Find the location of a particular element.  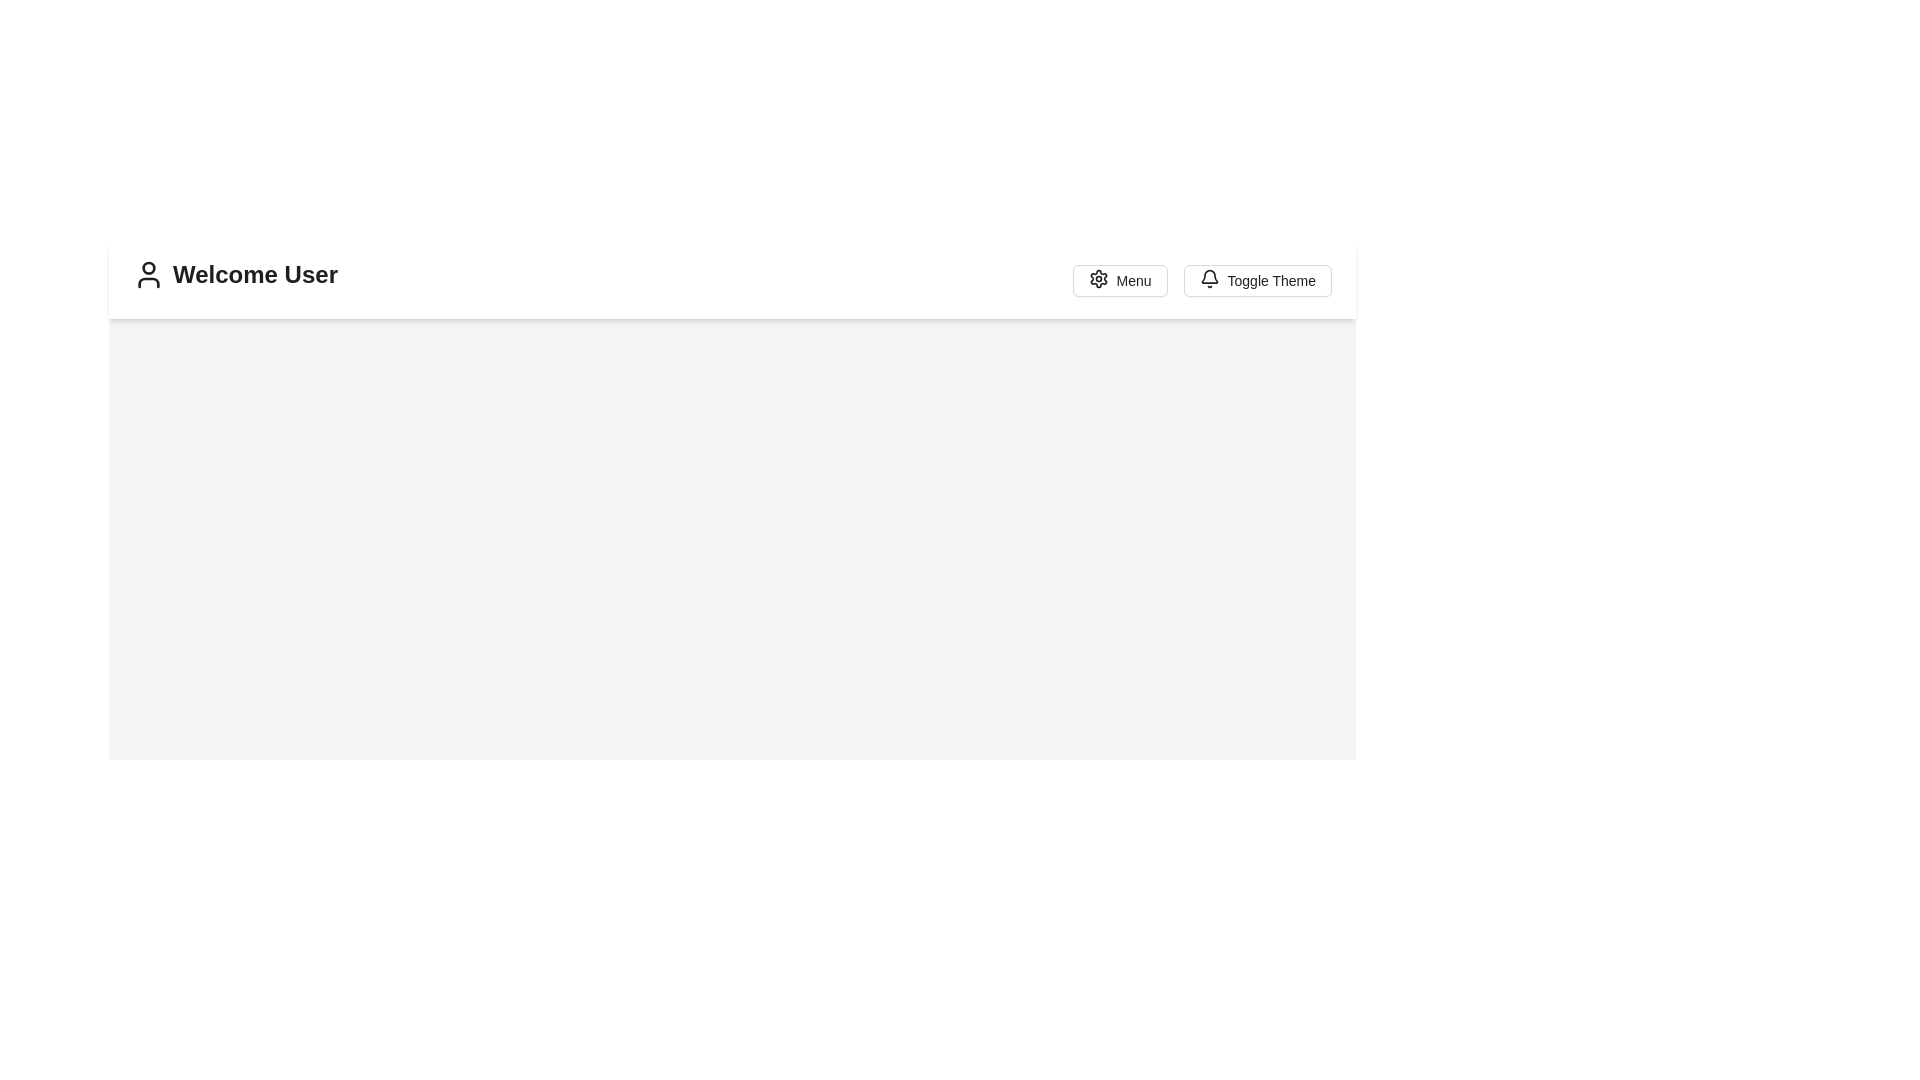

the button labeled 'Menu' with a gear icon on the left is located at coordinates (1118, 281).